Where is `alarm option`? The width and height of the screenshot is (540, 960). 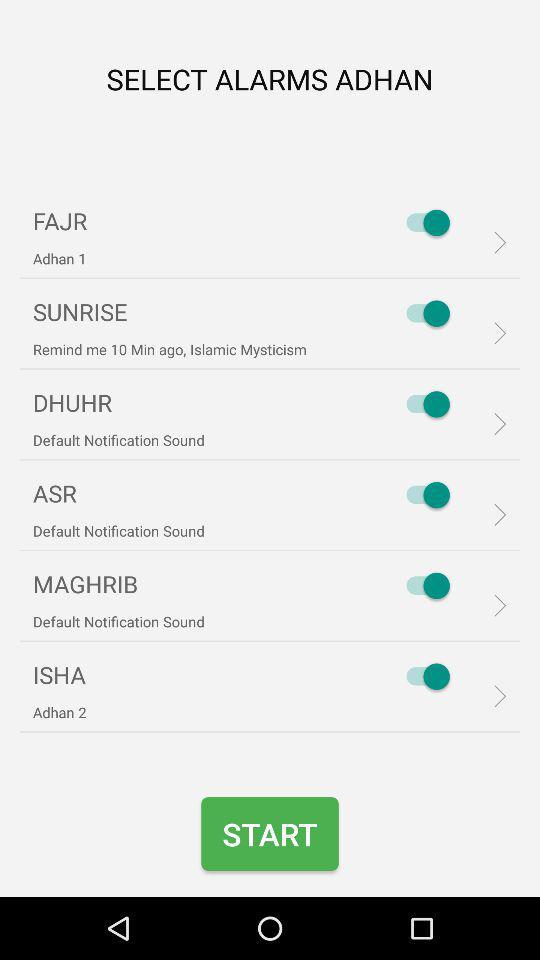
alarm option is located at coordinates (422, 222).